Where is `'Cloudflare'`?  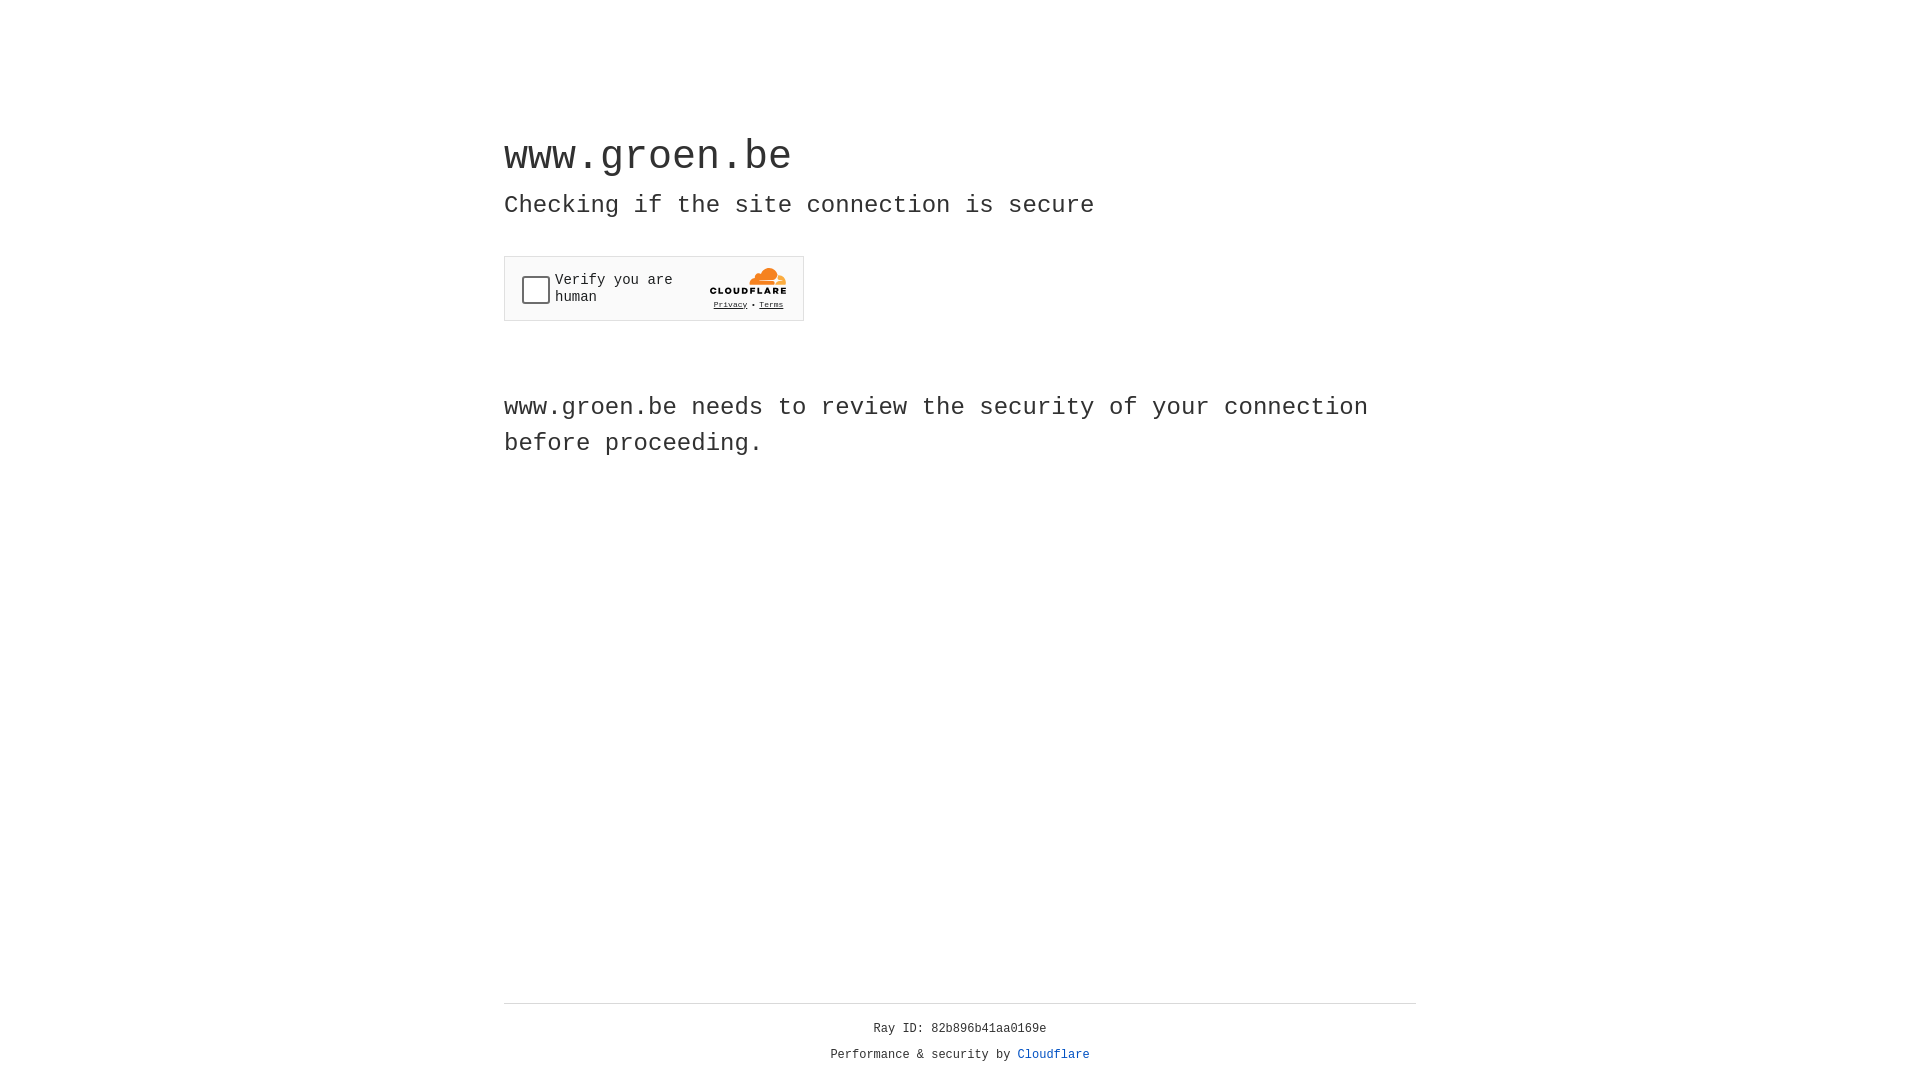
'Cloudflare' is located at coordinates (1053, 1054).